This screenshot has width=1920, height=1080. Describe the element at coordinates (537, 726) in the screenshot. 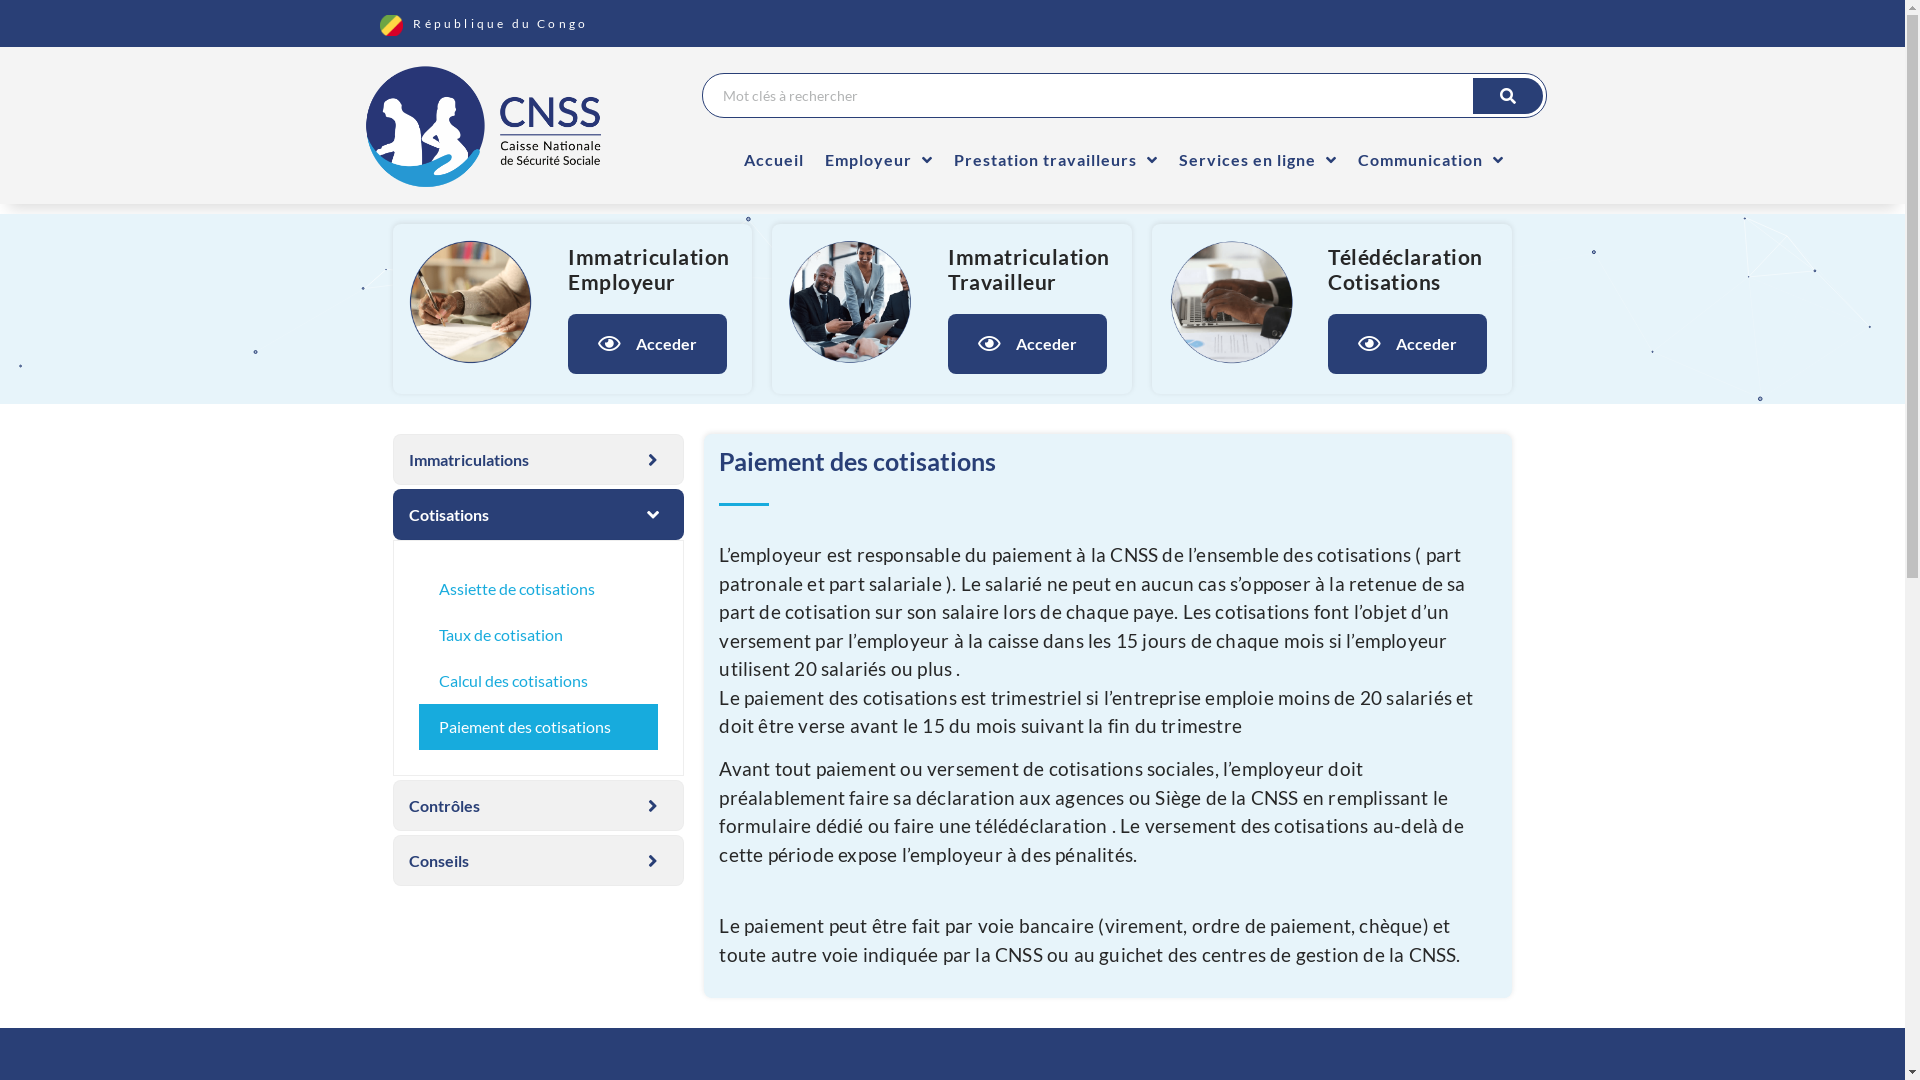

I see `'Paiement des cotisations'` at that location.